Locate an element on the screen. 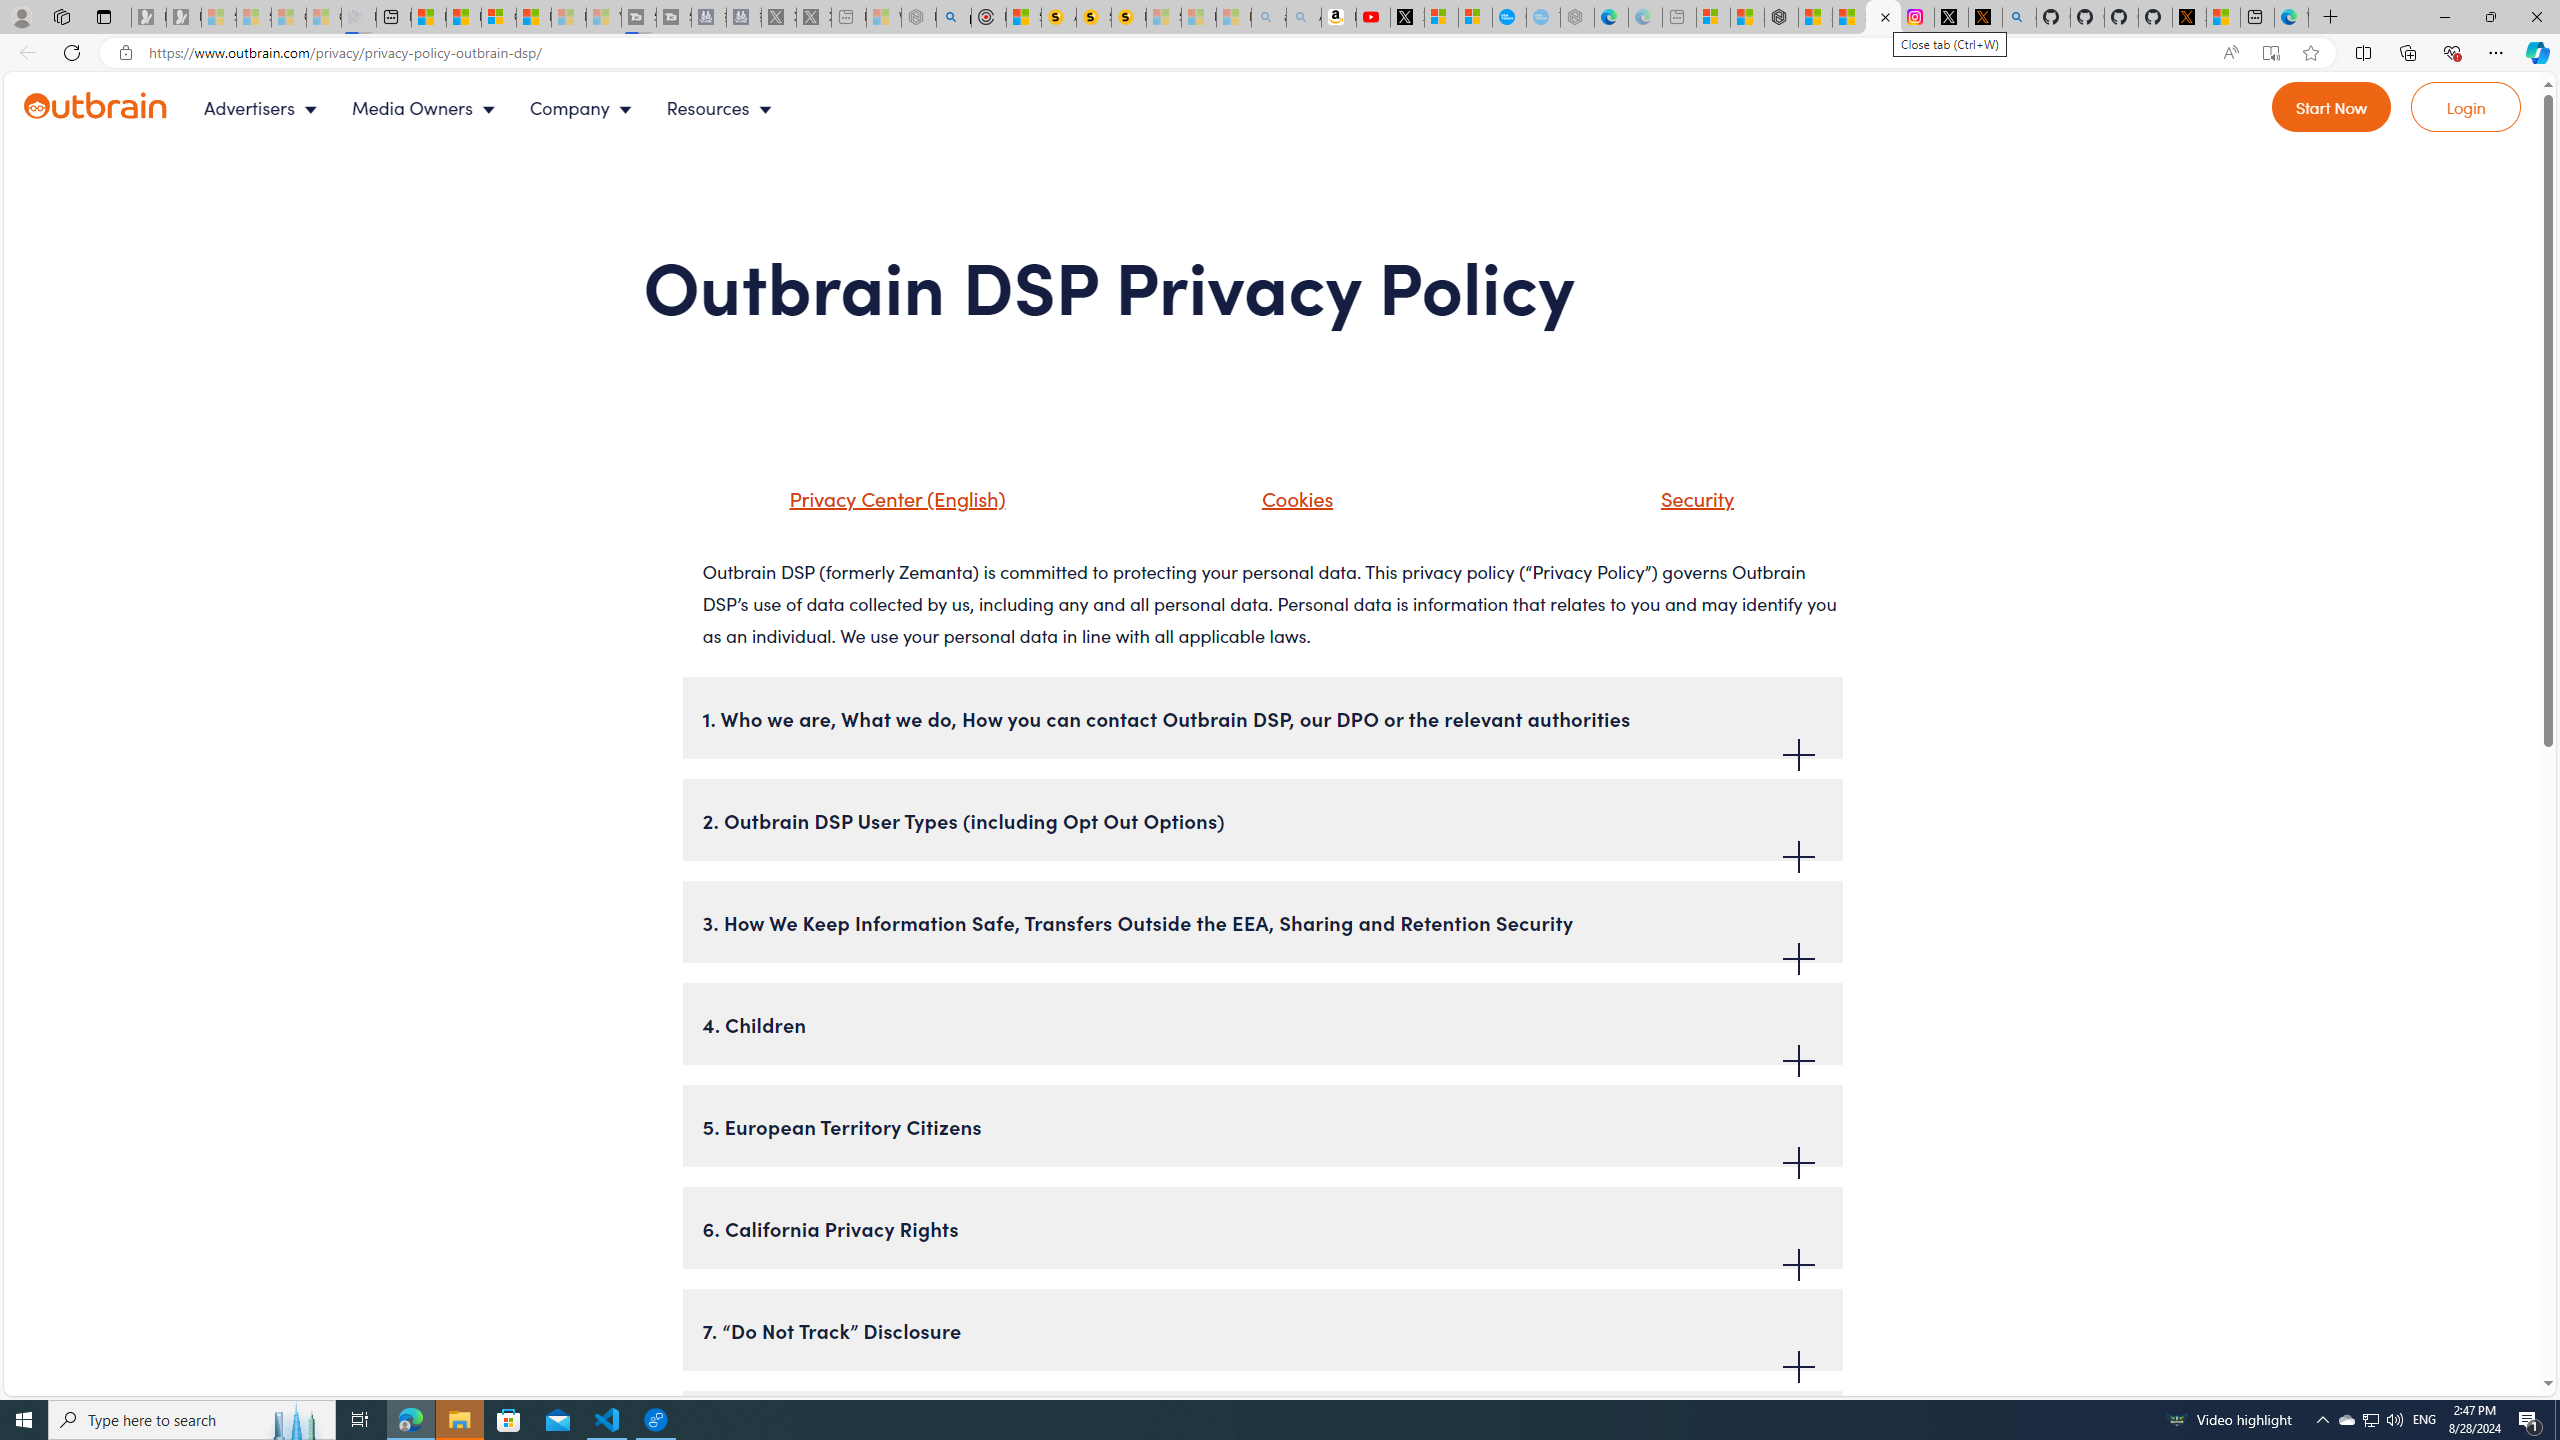  'Go to login' is located at coordinates (2466, 107).